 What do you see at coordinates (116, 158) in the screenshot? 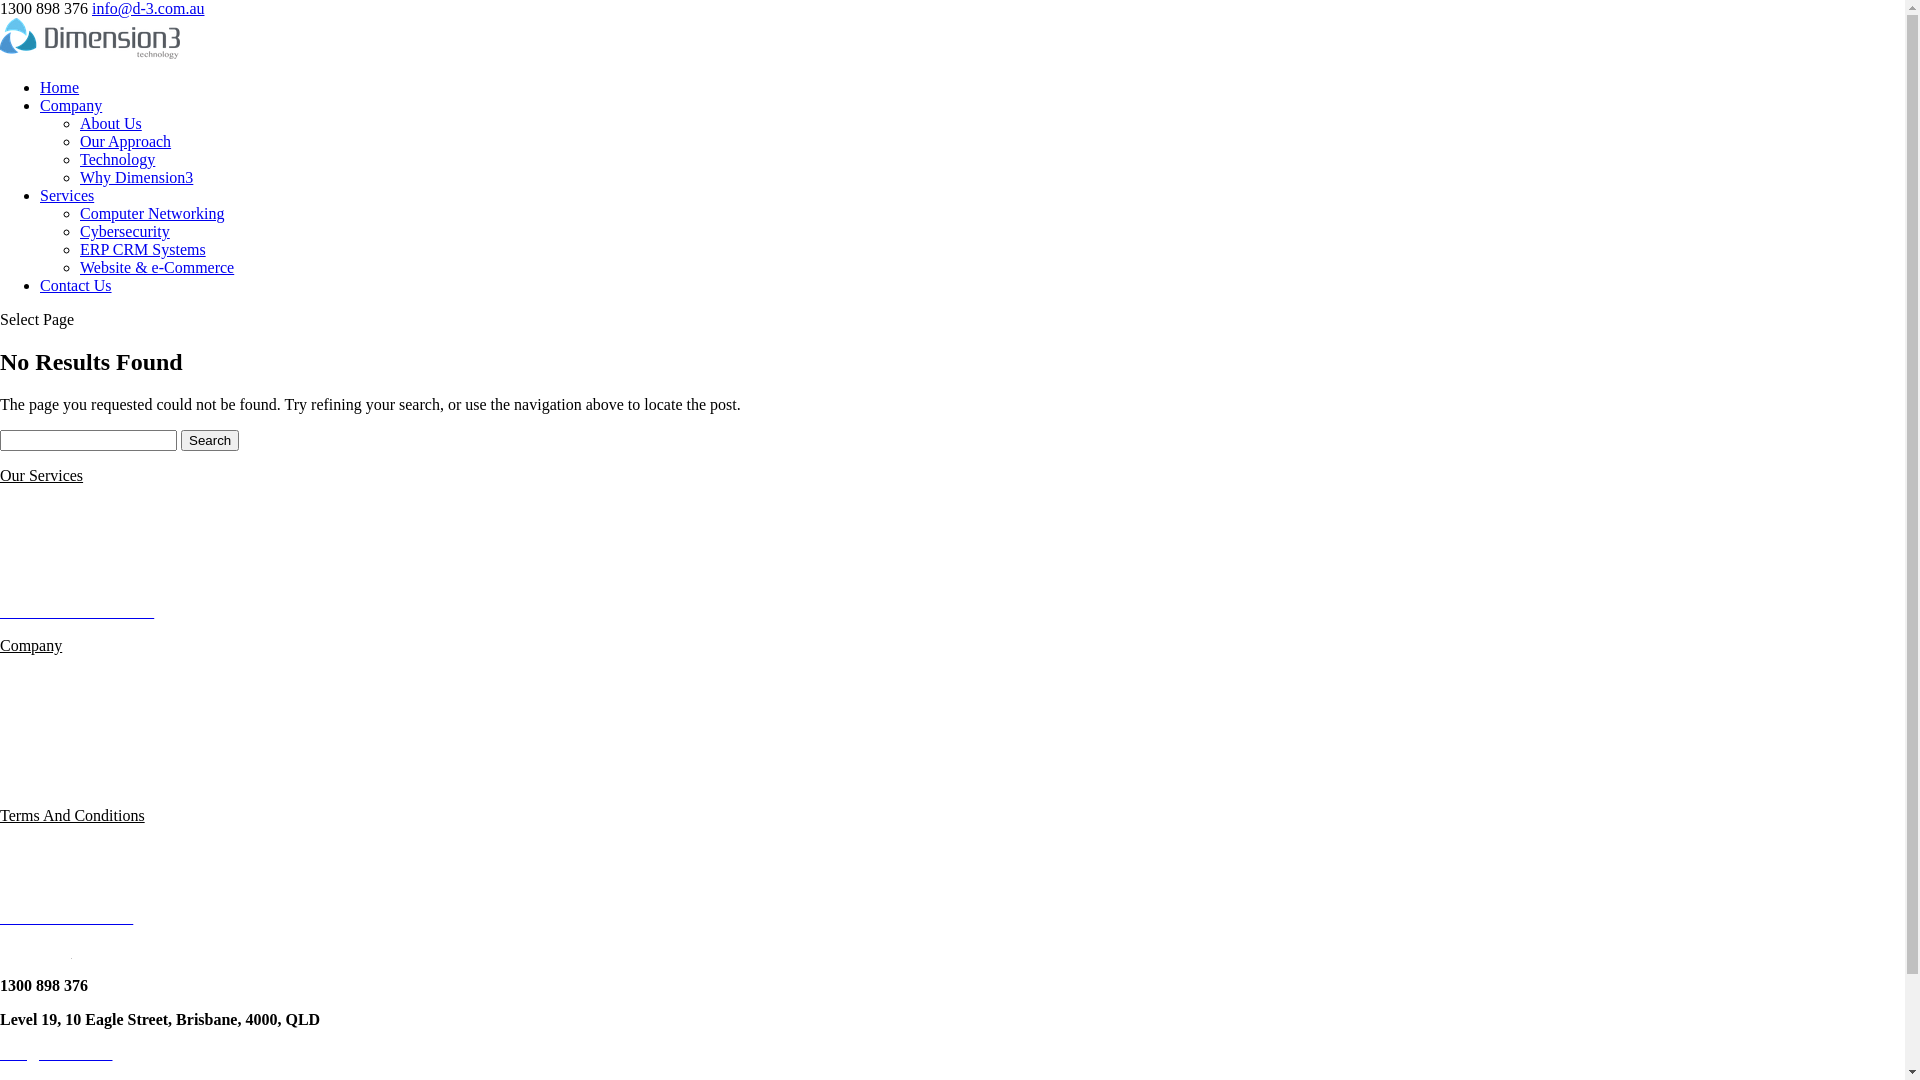
I see `'Technology'` at bounding box center [116, 158].